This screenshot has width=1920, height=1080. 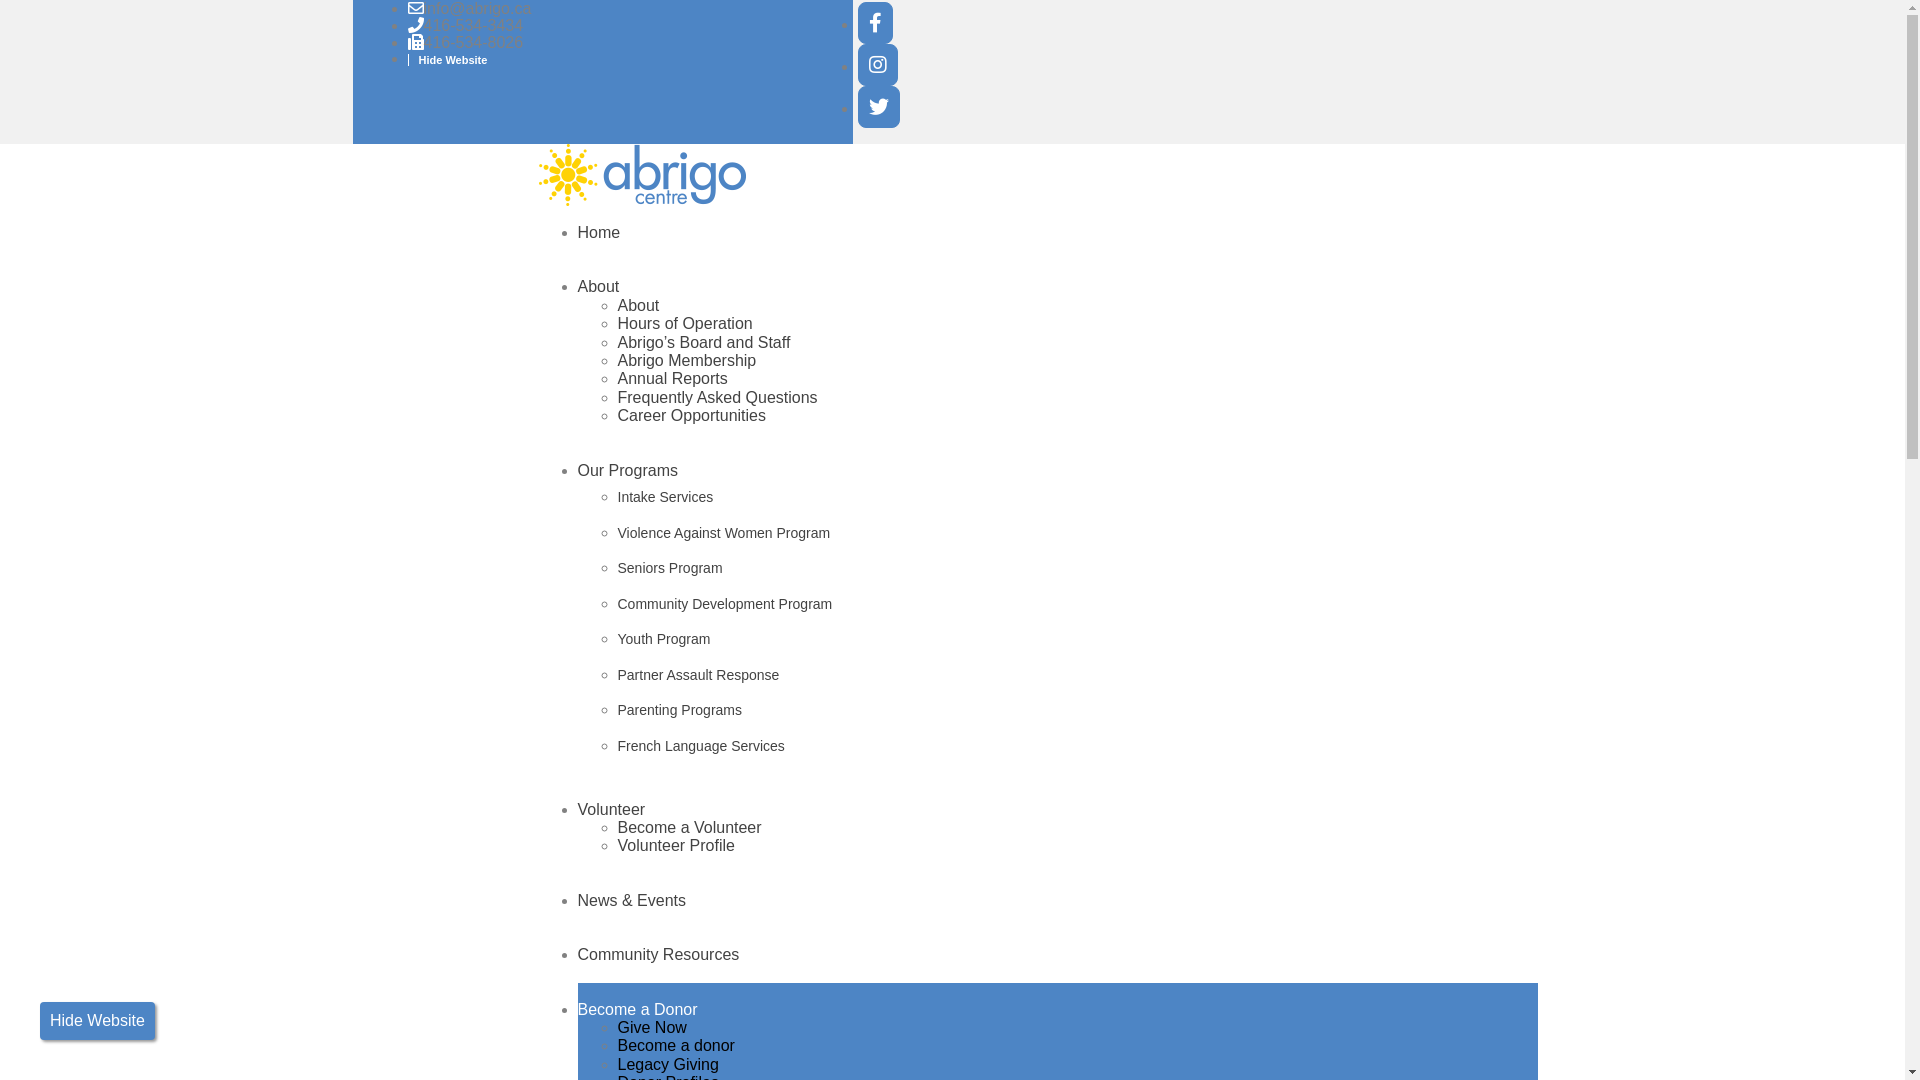 I want to click on 'Become a Volunteer', so click(x=690, y=827).